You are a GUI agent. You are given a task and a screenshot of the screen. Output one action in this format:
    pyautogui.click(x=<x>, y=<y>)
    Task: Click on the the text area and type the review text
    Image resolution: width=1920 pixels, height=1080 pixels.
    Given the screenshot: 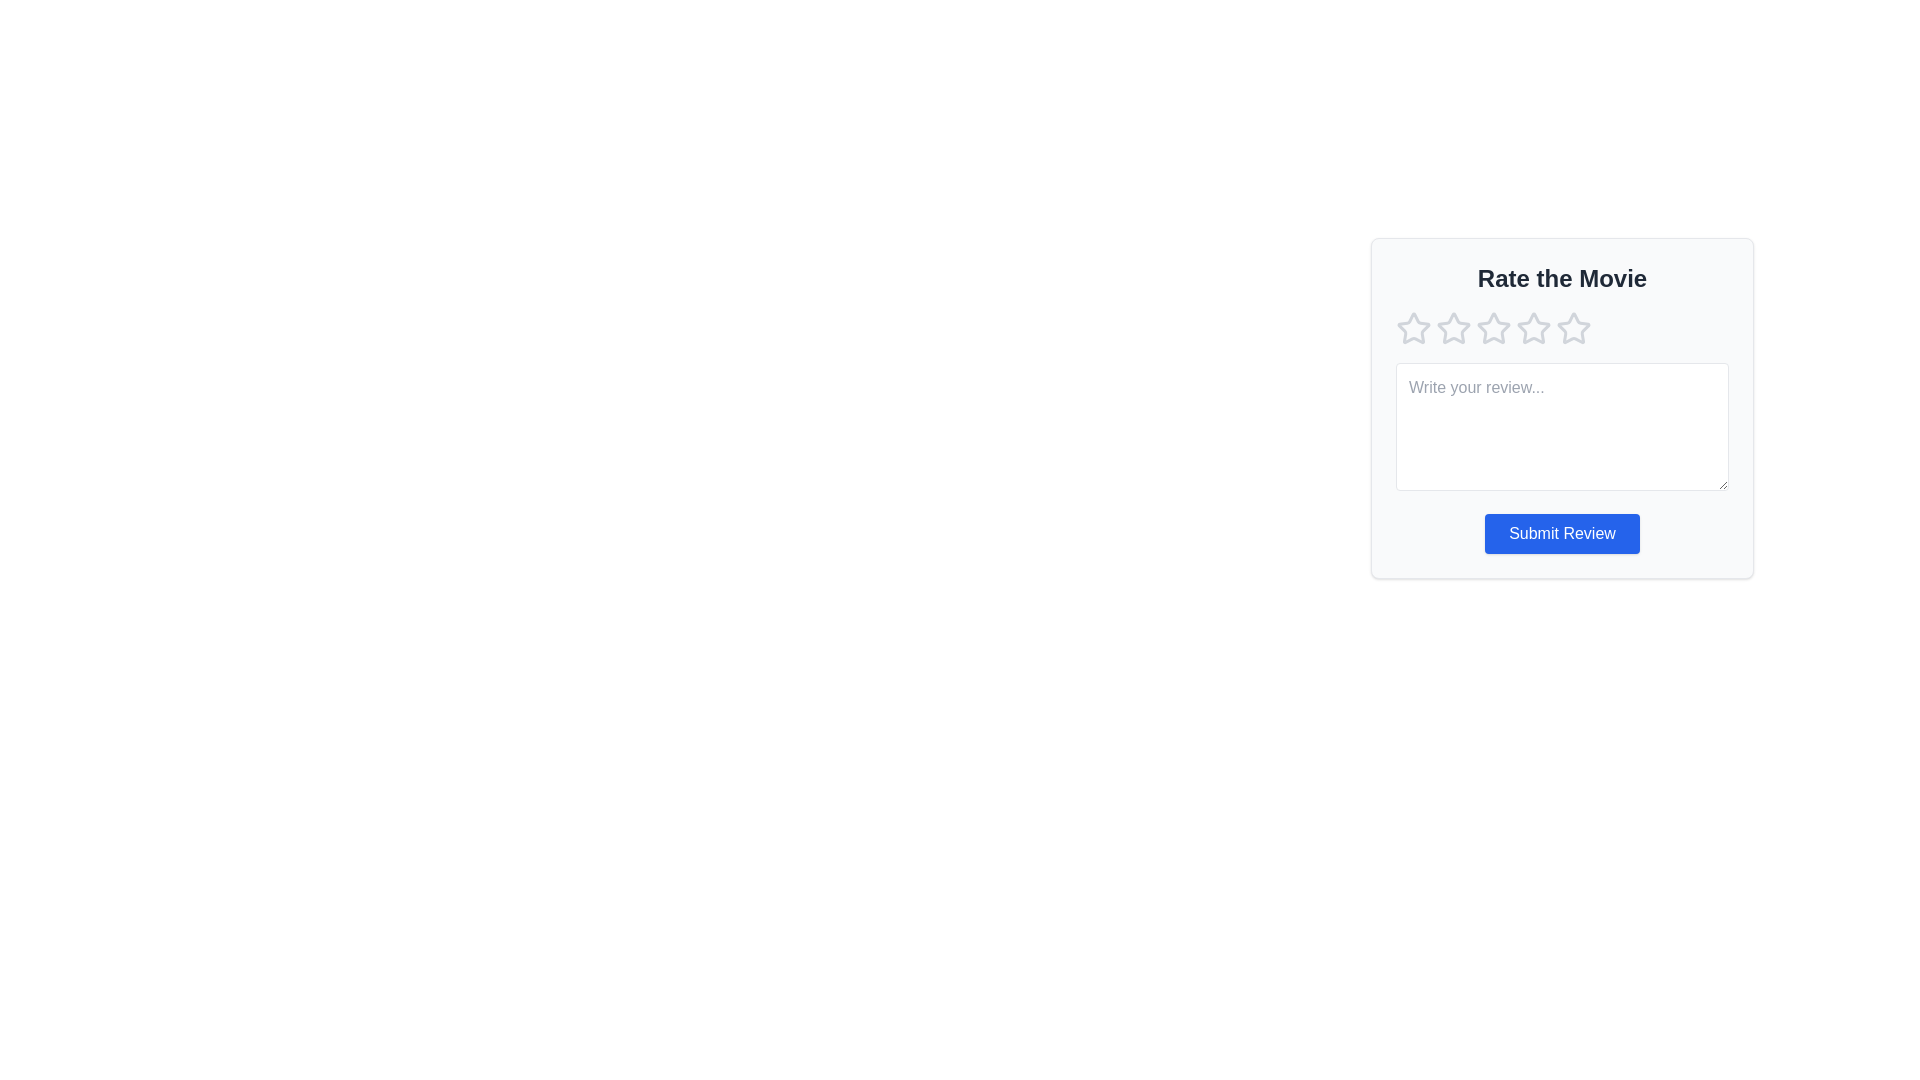 What is the action you would take?
    pyautogui.click(x=1561, y=426)
    